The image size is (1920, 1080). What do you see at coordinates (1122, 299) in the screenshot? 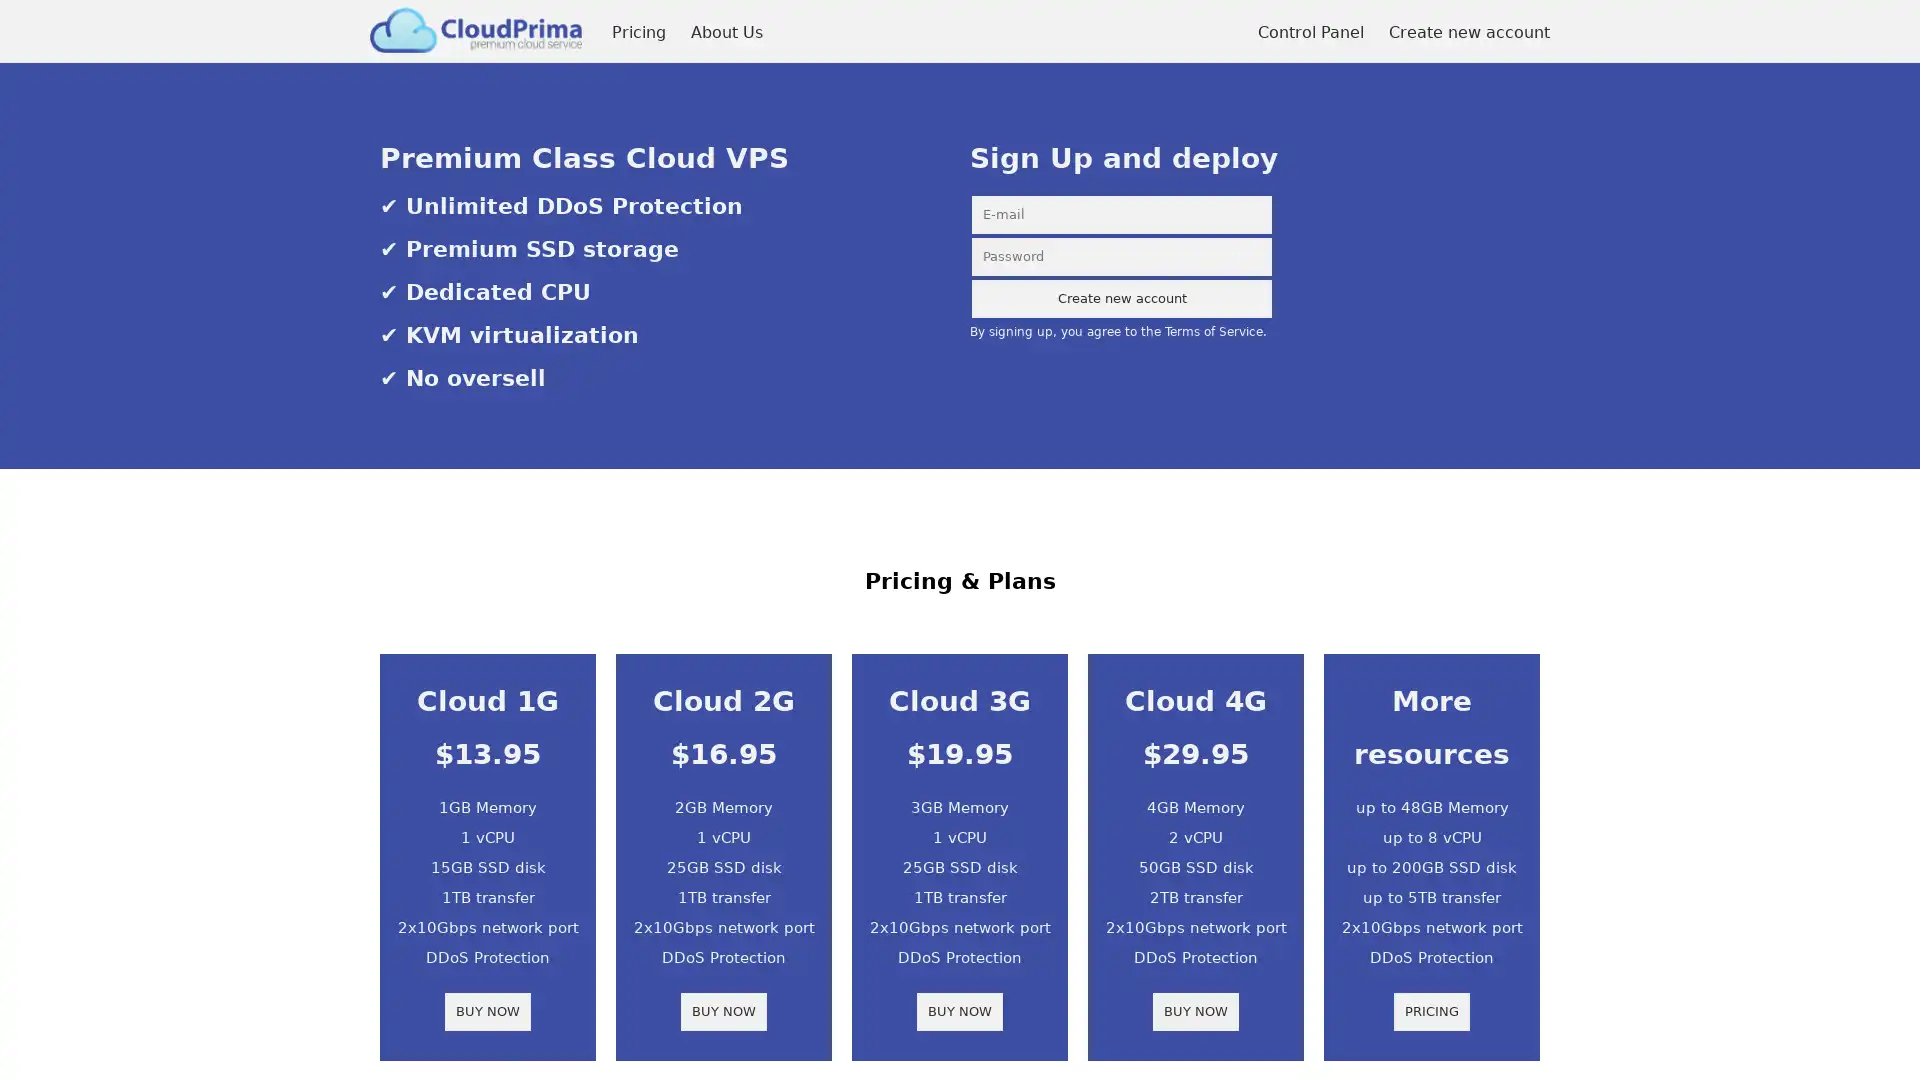
I see `Create new account` at bounding box center [1122, 299].